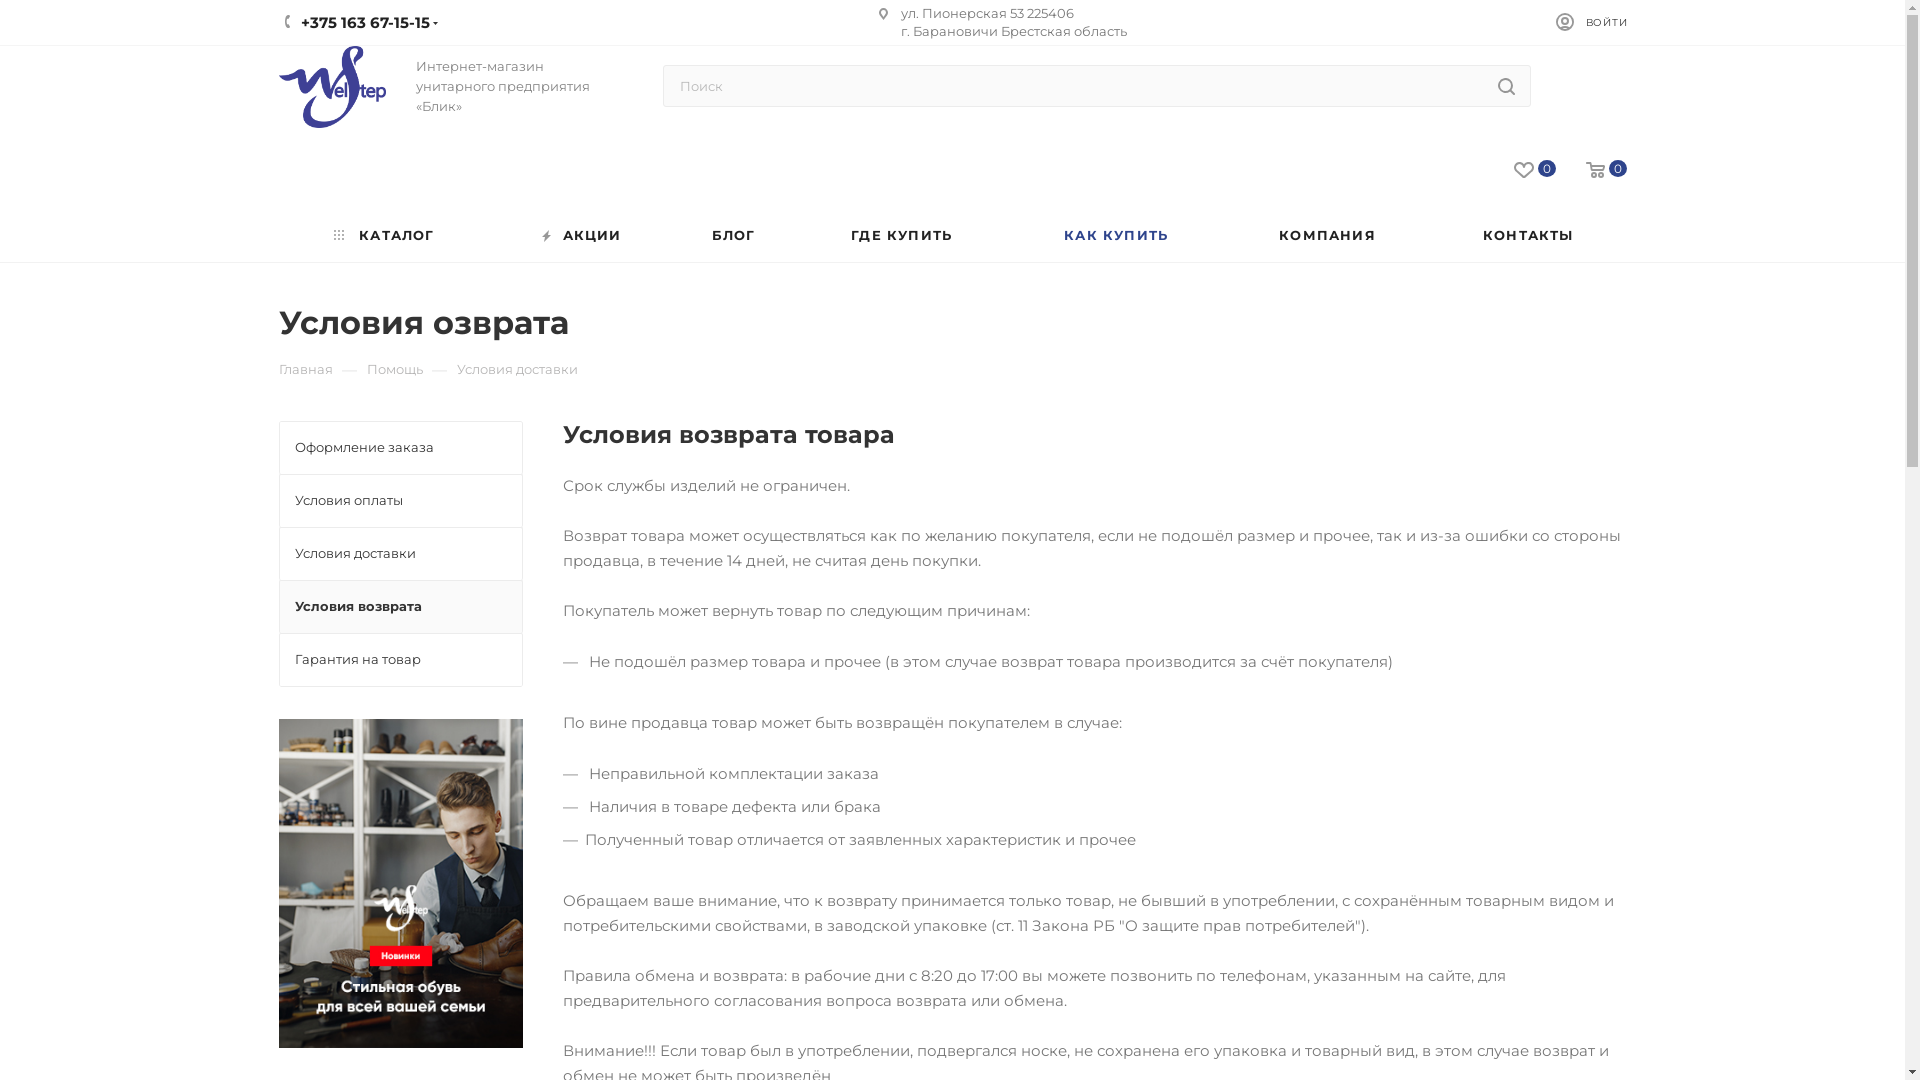 The width and height of the screenshot is (1920, 1080). I want to click on '0', so click(1520, 169).